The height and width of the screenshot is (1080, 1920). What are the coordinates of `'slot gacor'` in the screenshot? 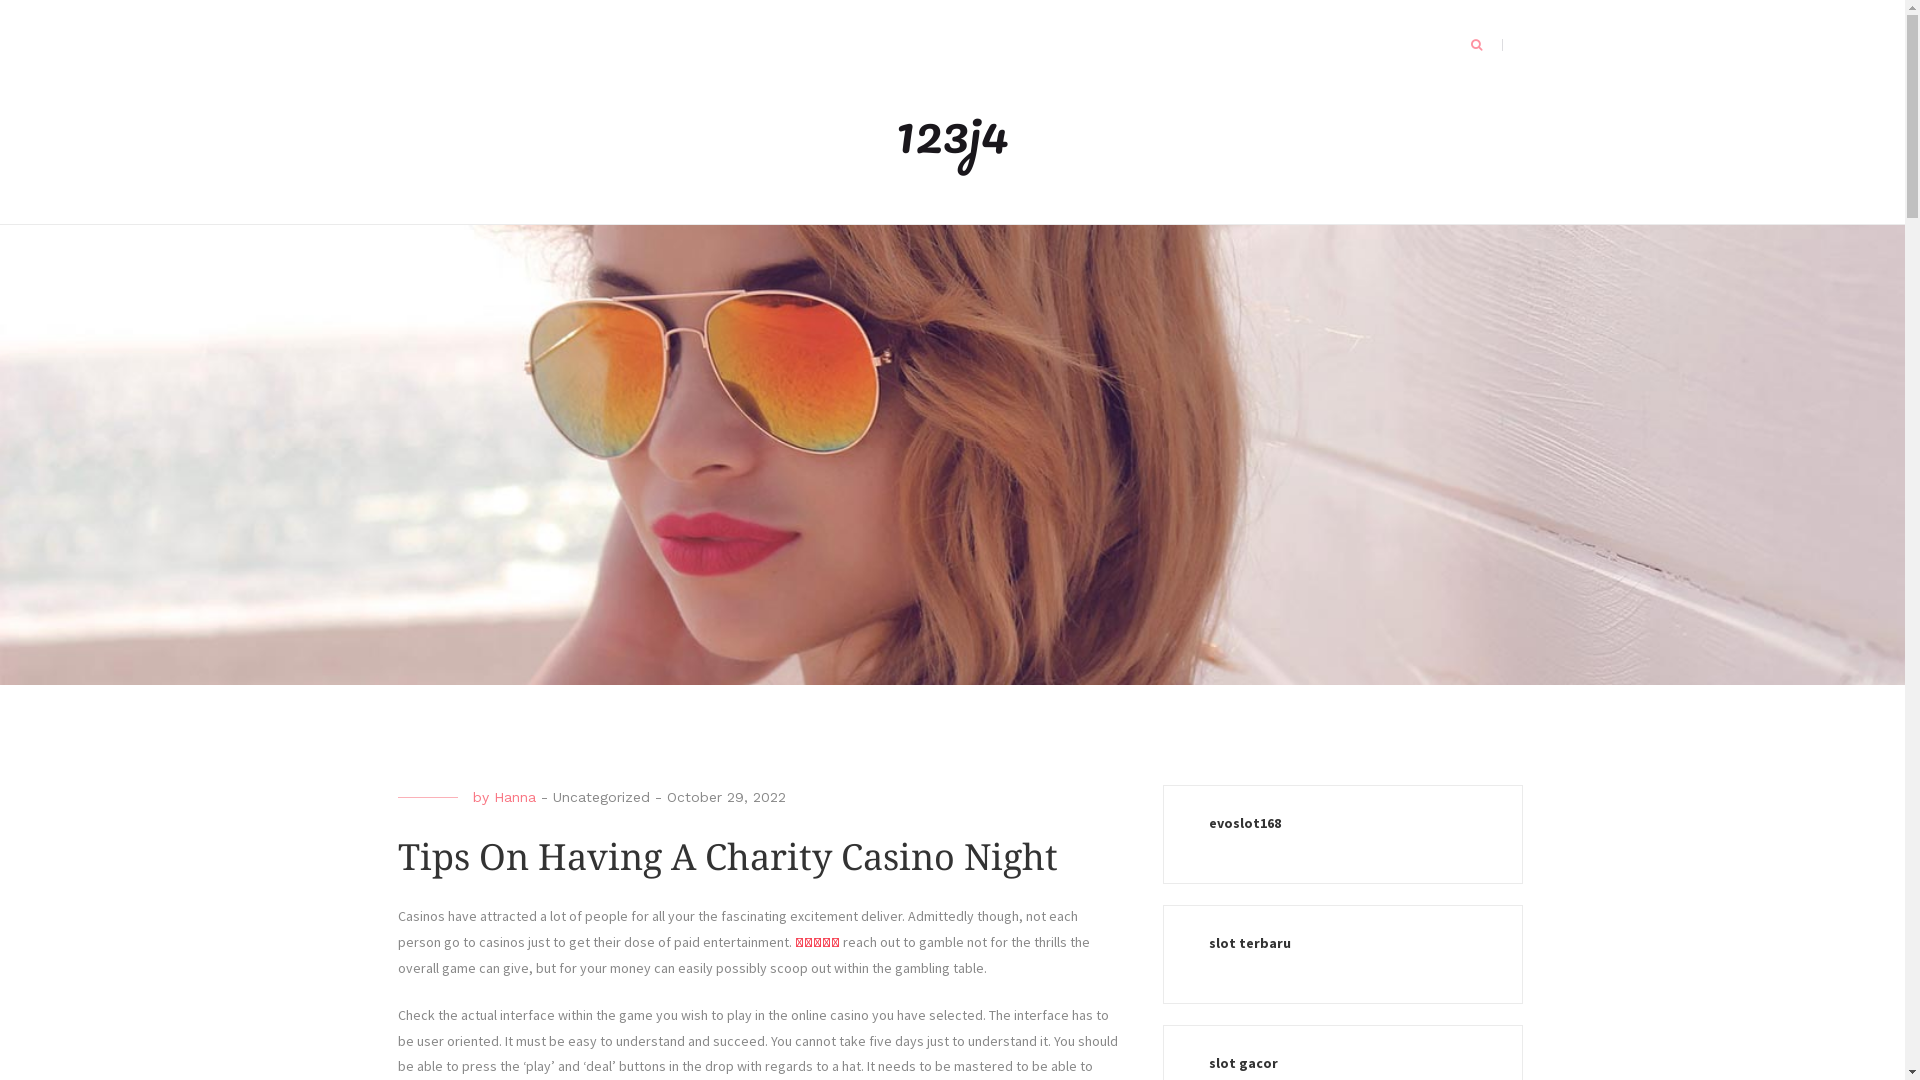 It's located at (1207, 1062).